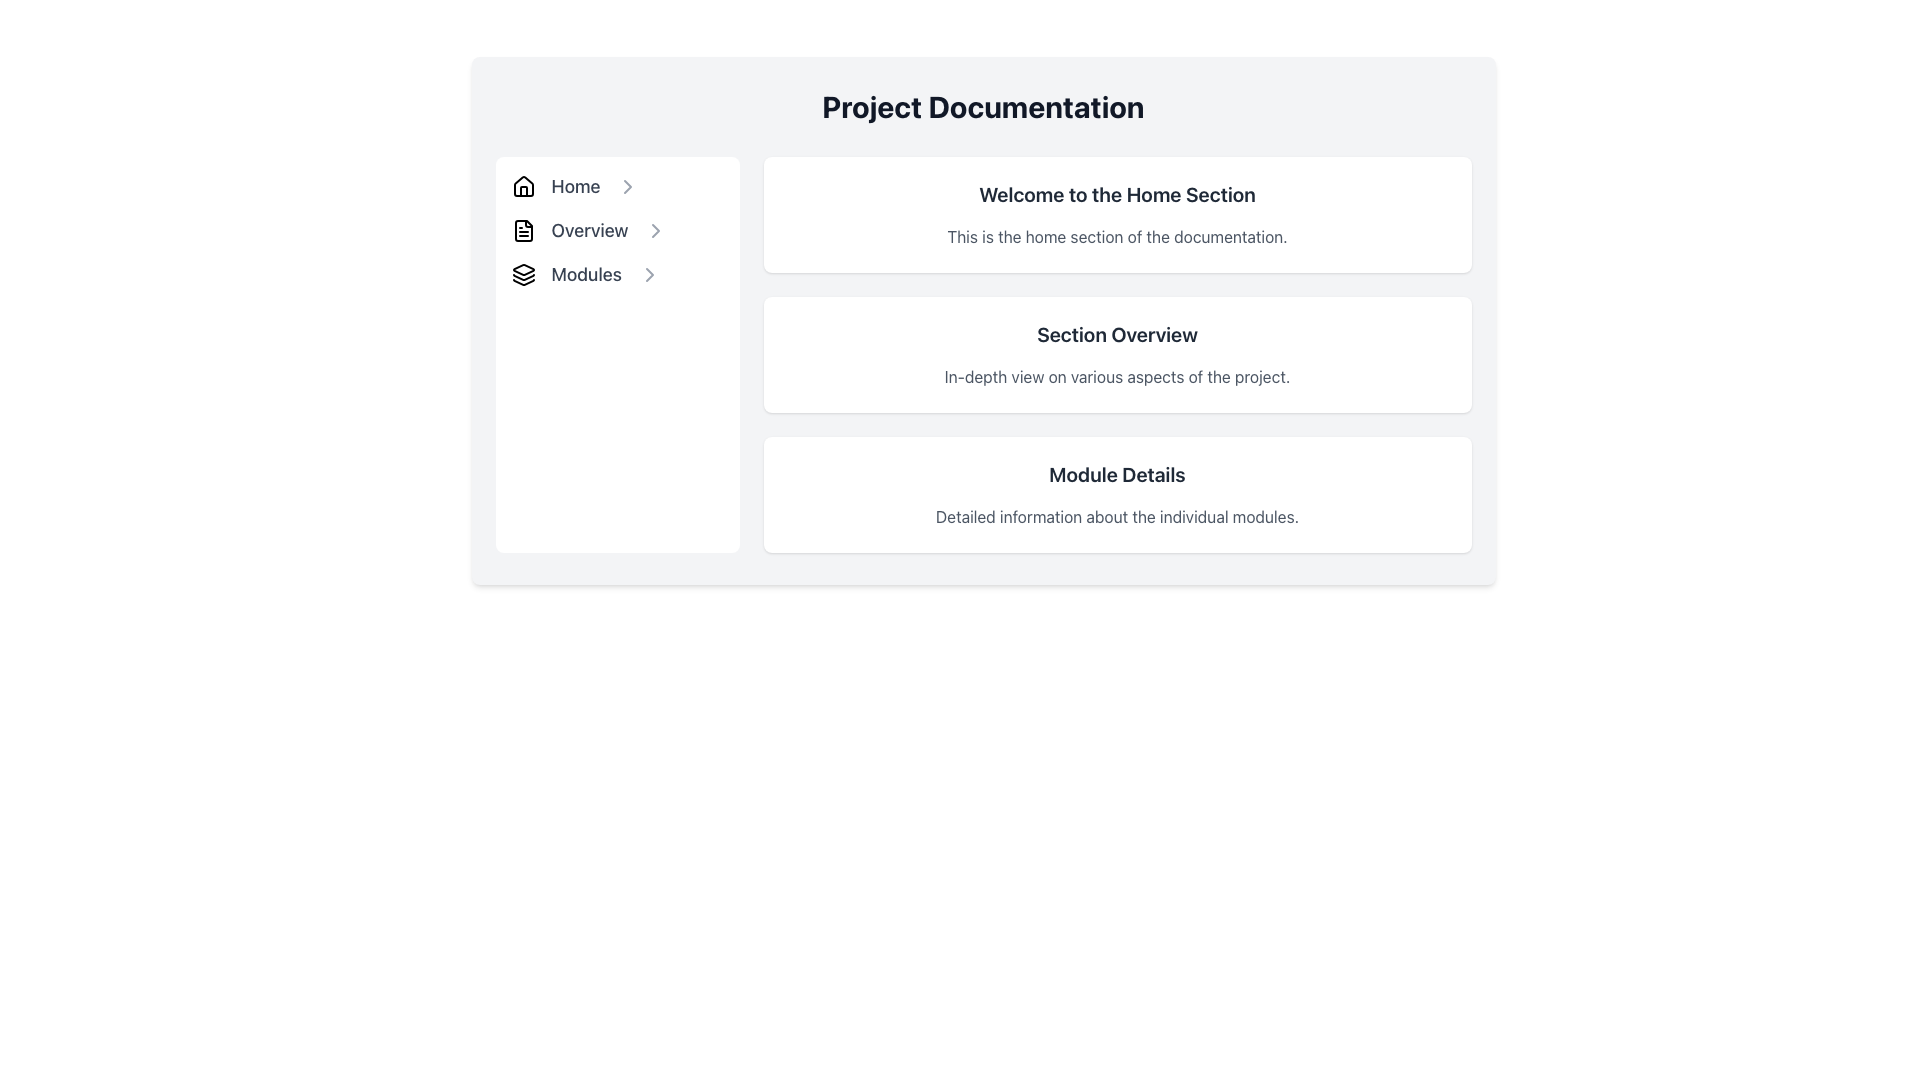 The image size is (1920, 1080). I want to click on the 'Section Overview' card, which has a white background, rounded corners, and contains a bold title in dark gray followed by a lighter paragraph, so click(1116, 353).